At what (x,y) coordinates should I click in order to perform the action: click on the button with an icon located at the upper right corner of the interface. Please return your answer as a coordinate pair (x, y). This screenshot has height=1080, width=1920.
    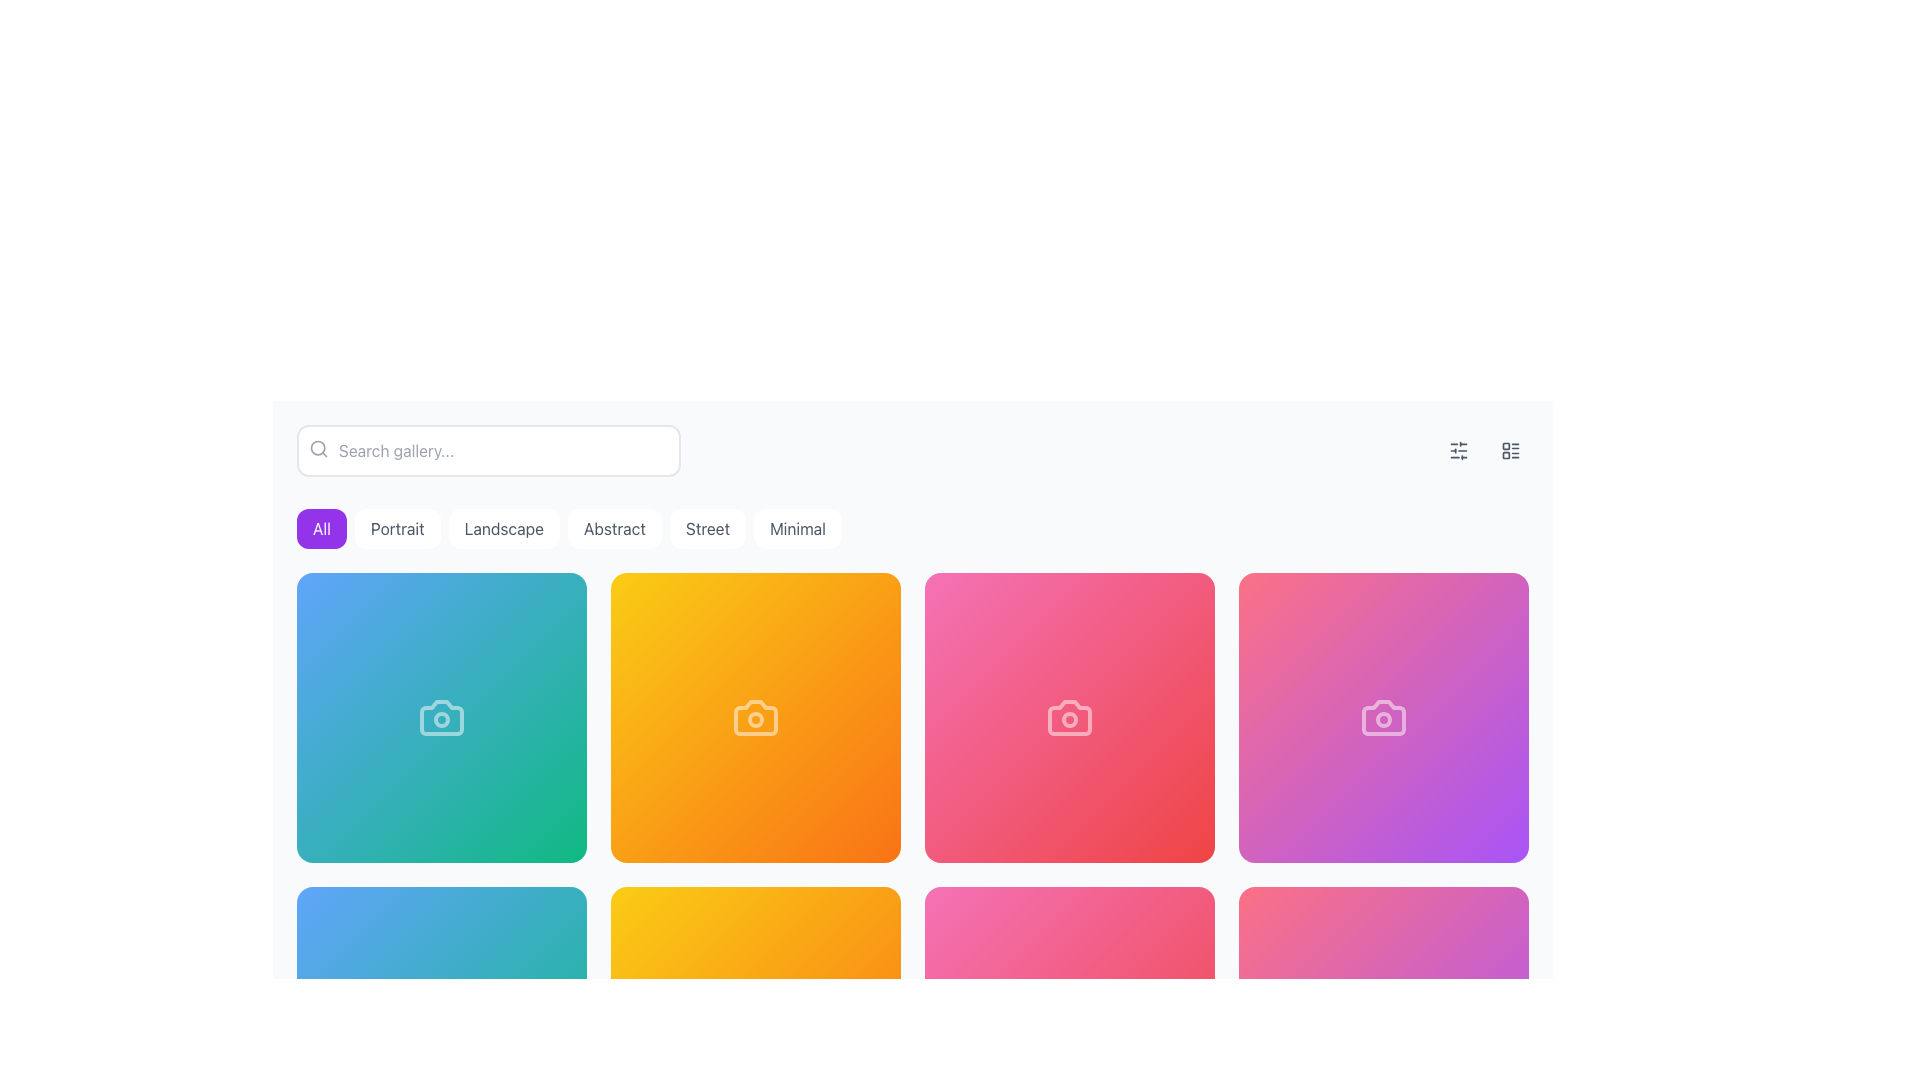
    Looking at the image, I should click on (1511, 451).